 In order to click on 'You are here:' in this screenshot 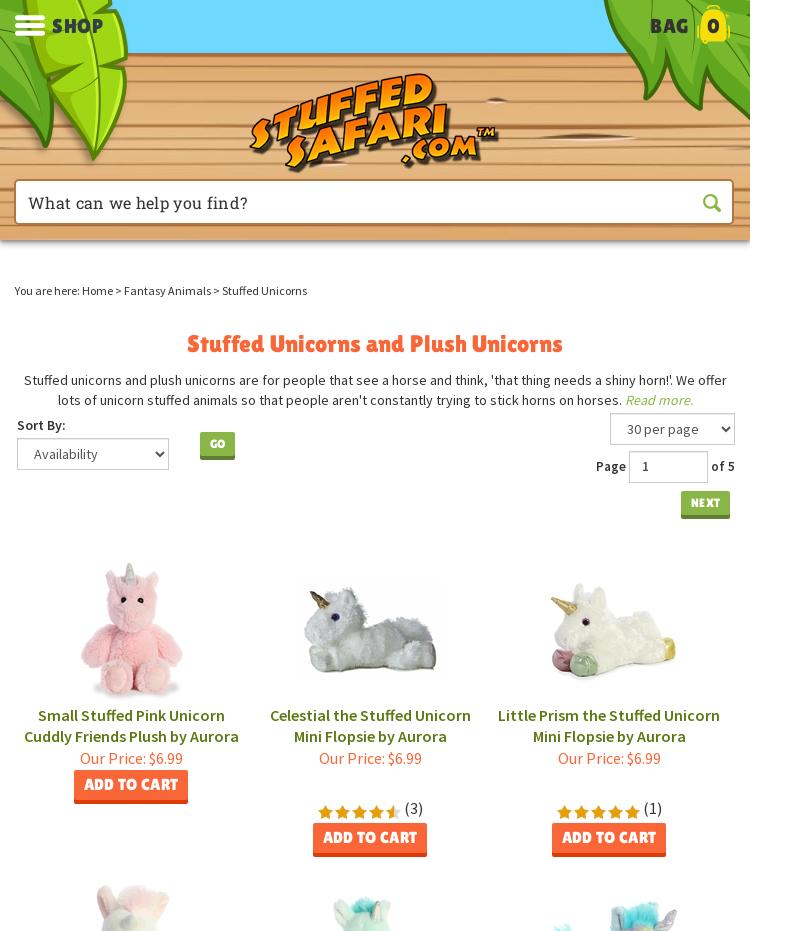, I will do `click(47, 289)`.